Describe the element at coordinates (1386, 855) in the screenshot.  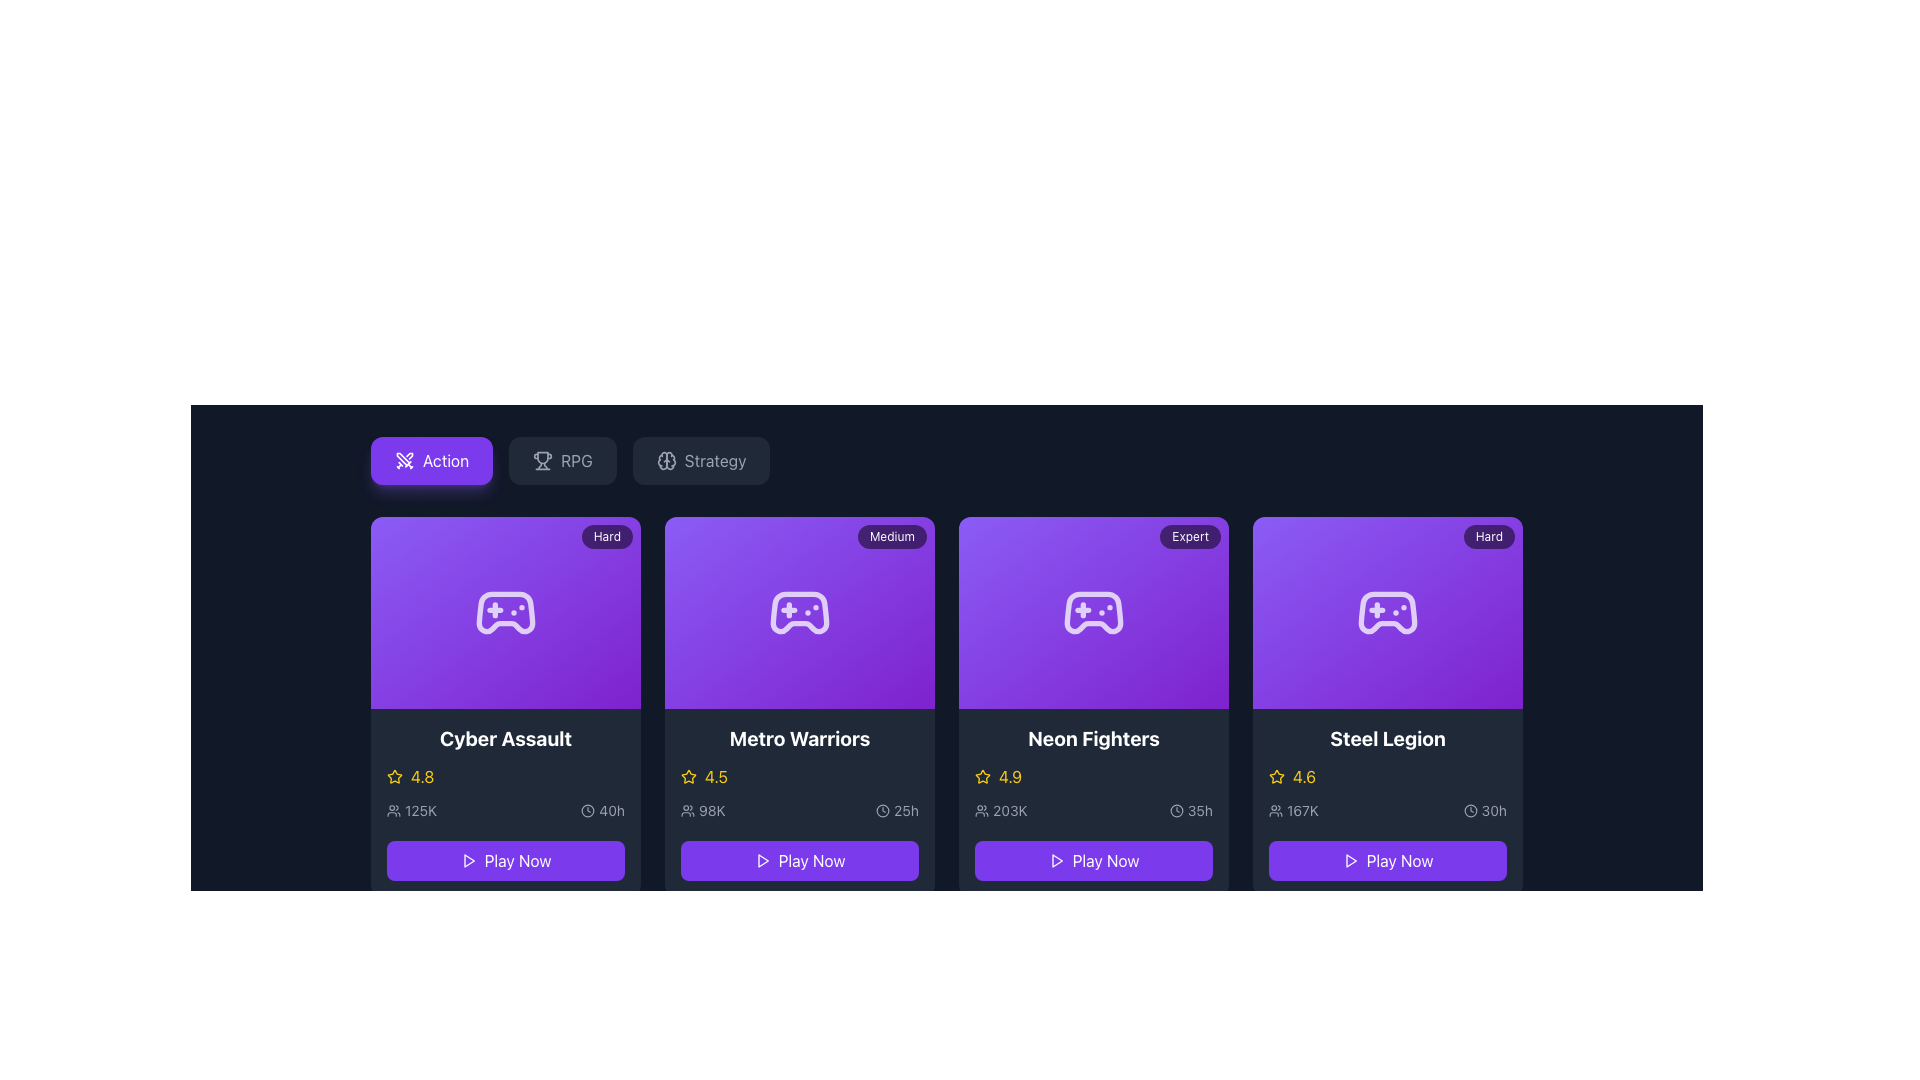
I see `the button located at the bottom of the 'Steel Legion' game card to observe any interactive effects` at that location.